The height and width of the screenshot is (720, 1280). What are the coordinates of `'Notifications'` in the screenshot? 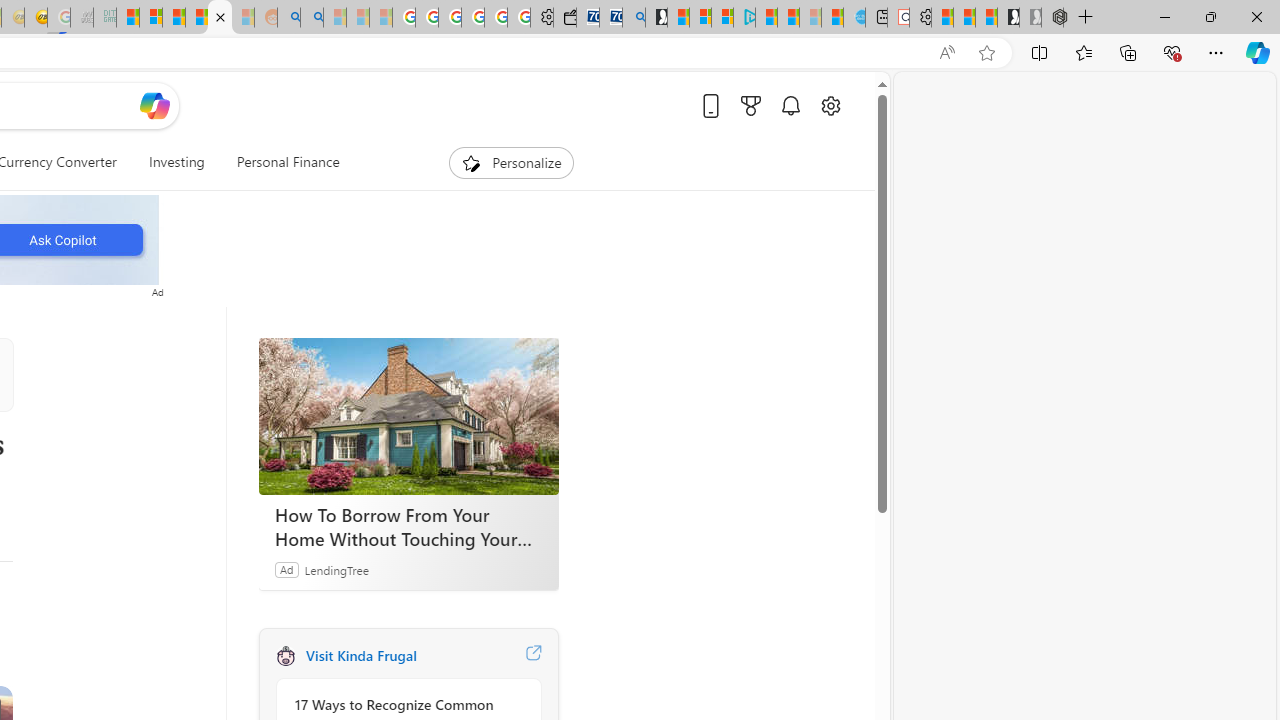 It's located at (790, 105).